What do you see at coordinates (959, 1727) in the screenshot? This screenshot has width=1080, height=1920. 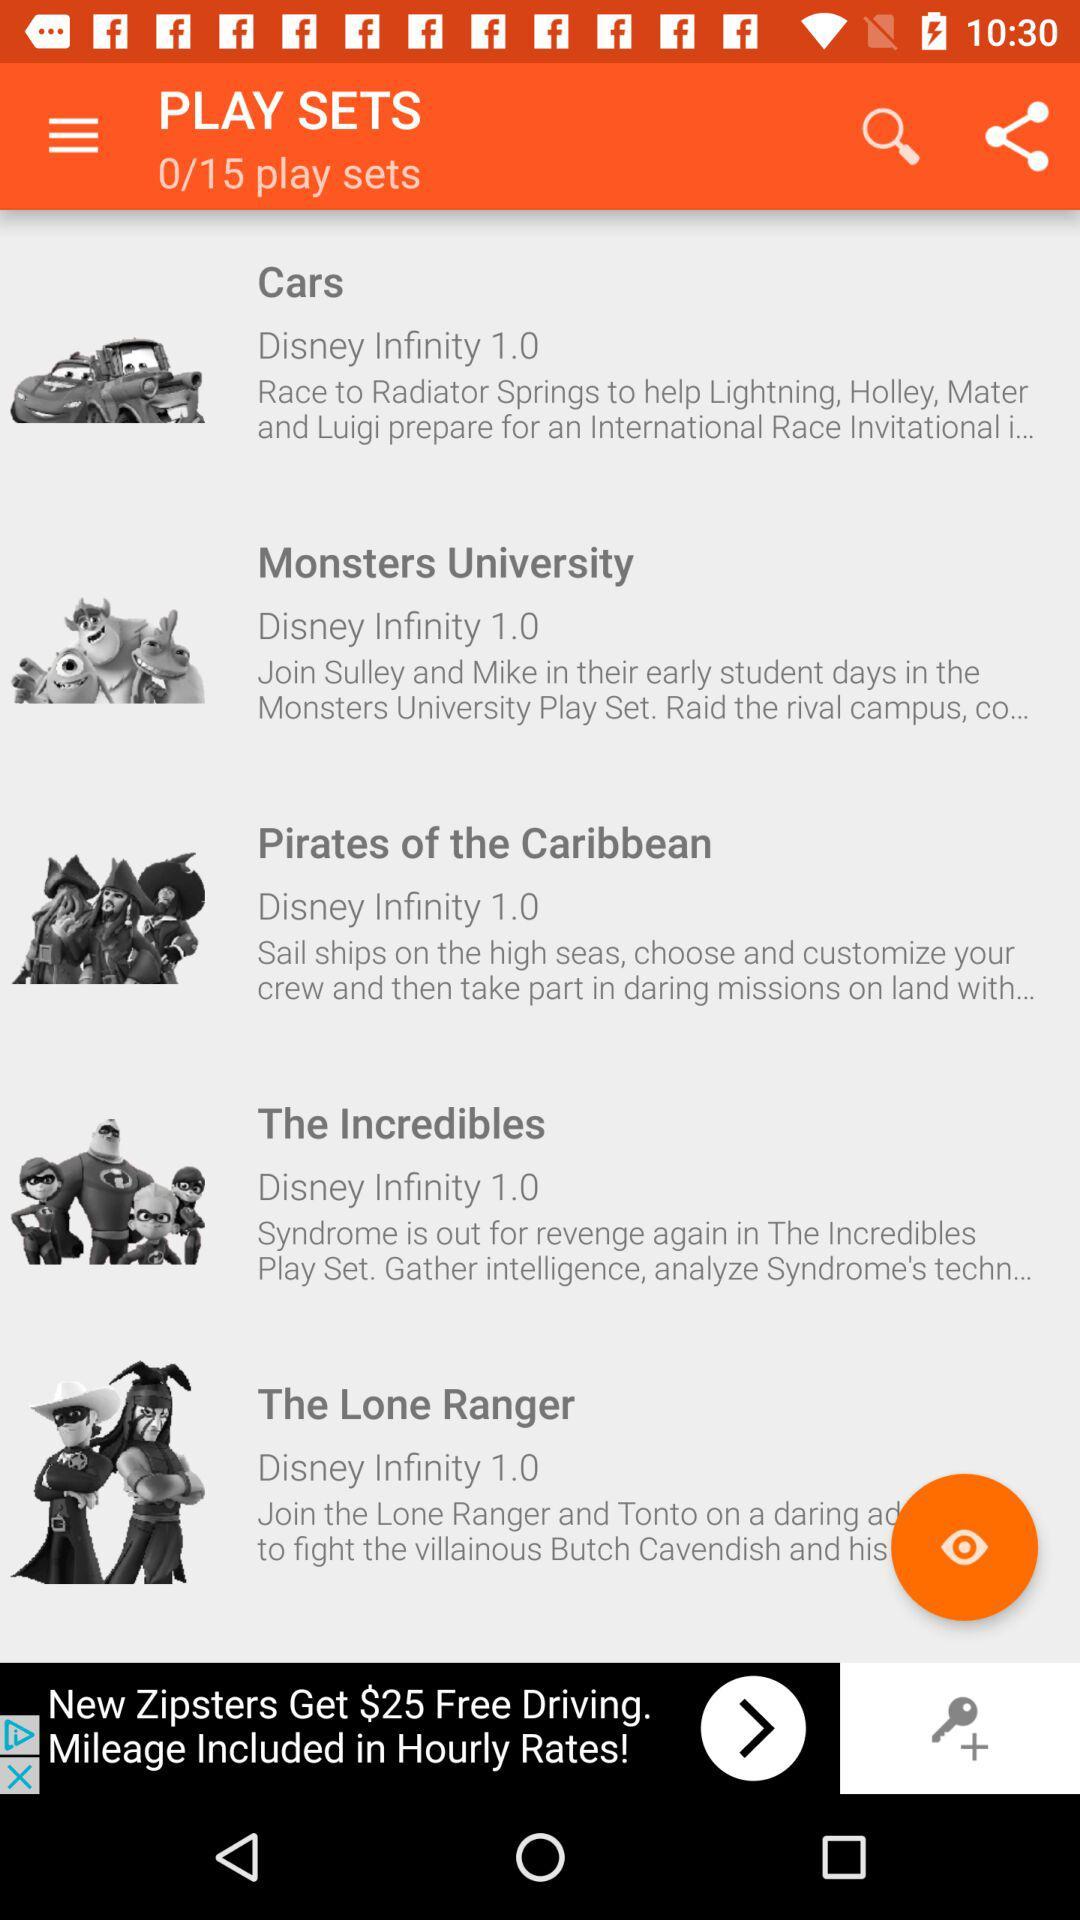 I see `key` at bounding box center [959, 1727].